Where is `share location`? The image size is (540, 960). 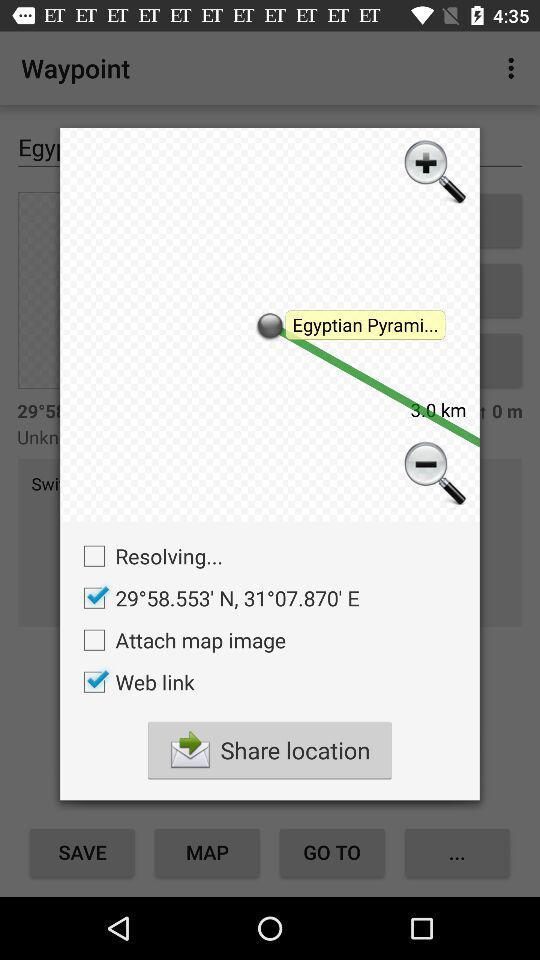
share location is located at coordinates (269, 749).